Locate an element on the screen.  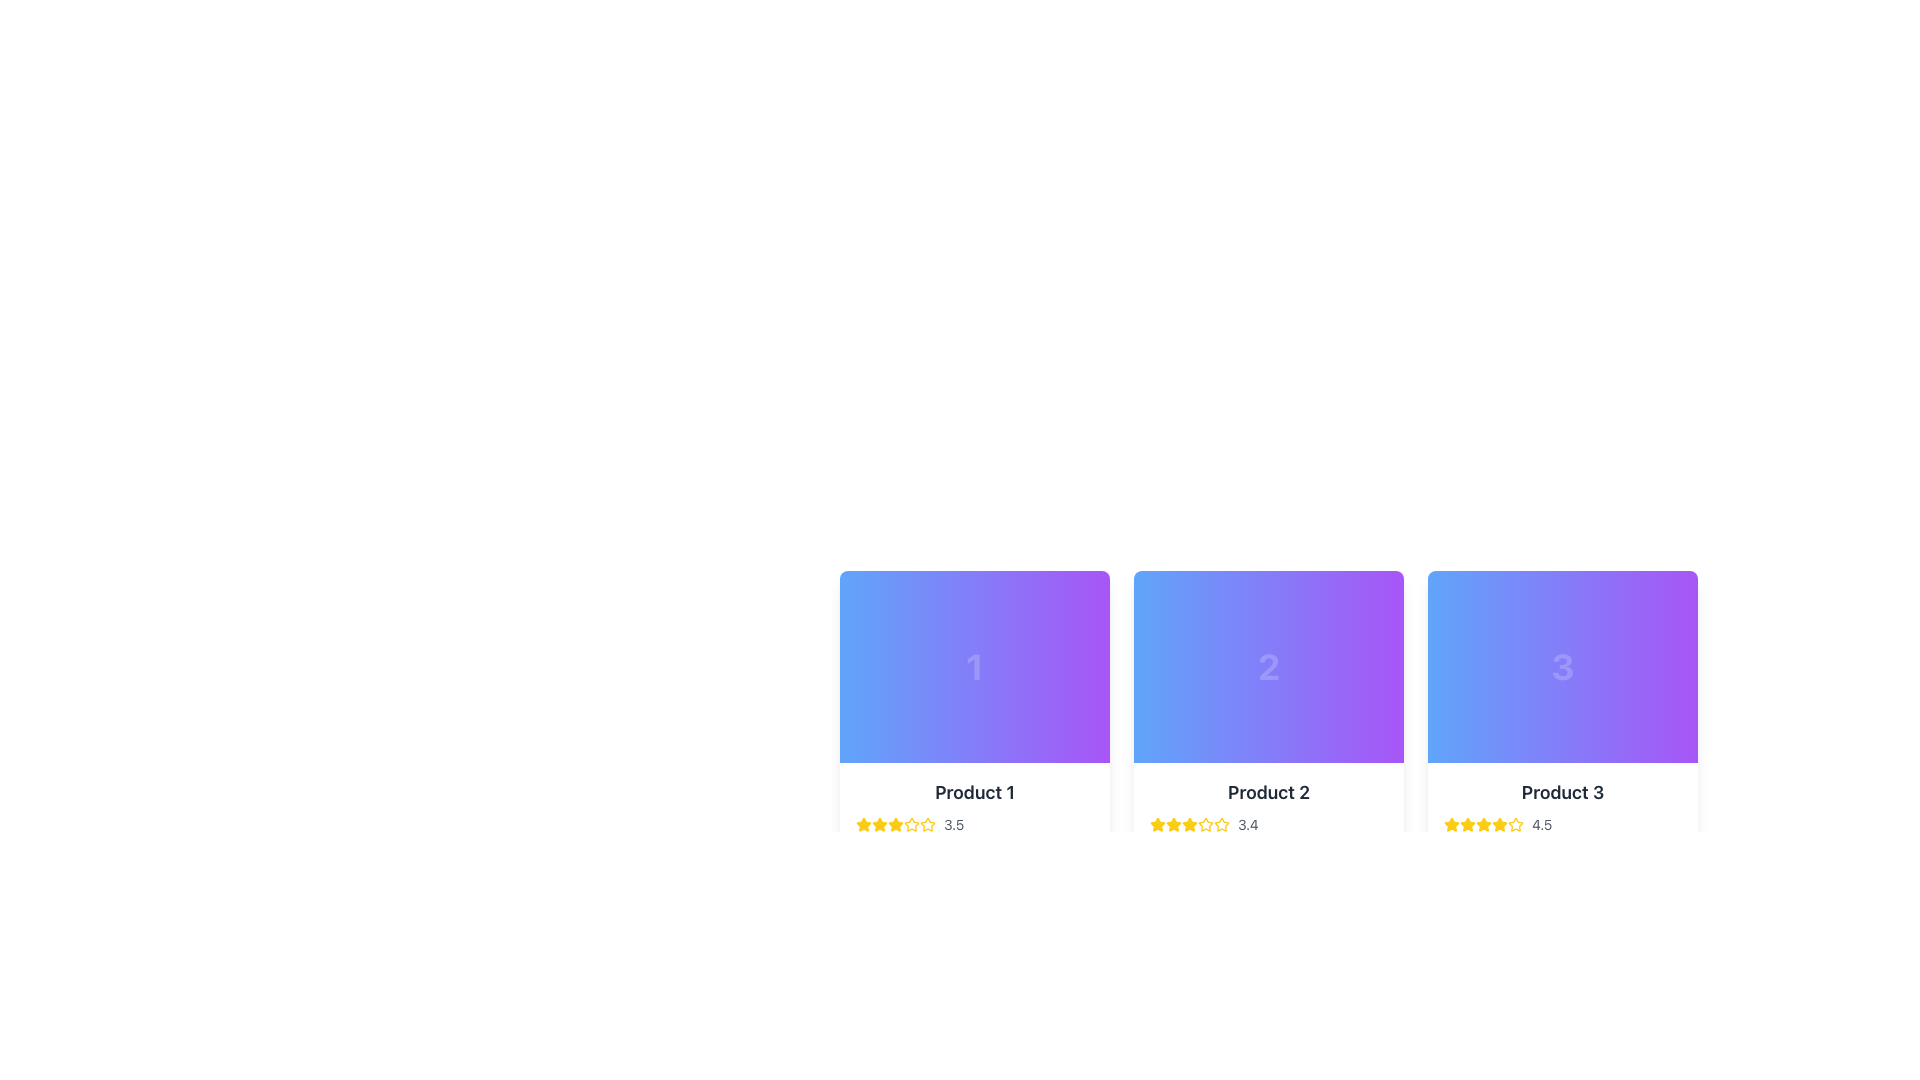
the first star icon in the rating system below the 'Product 1' label is located at coordinates (864, 824).